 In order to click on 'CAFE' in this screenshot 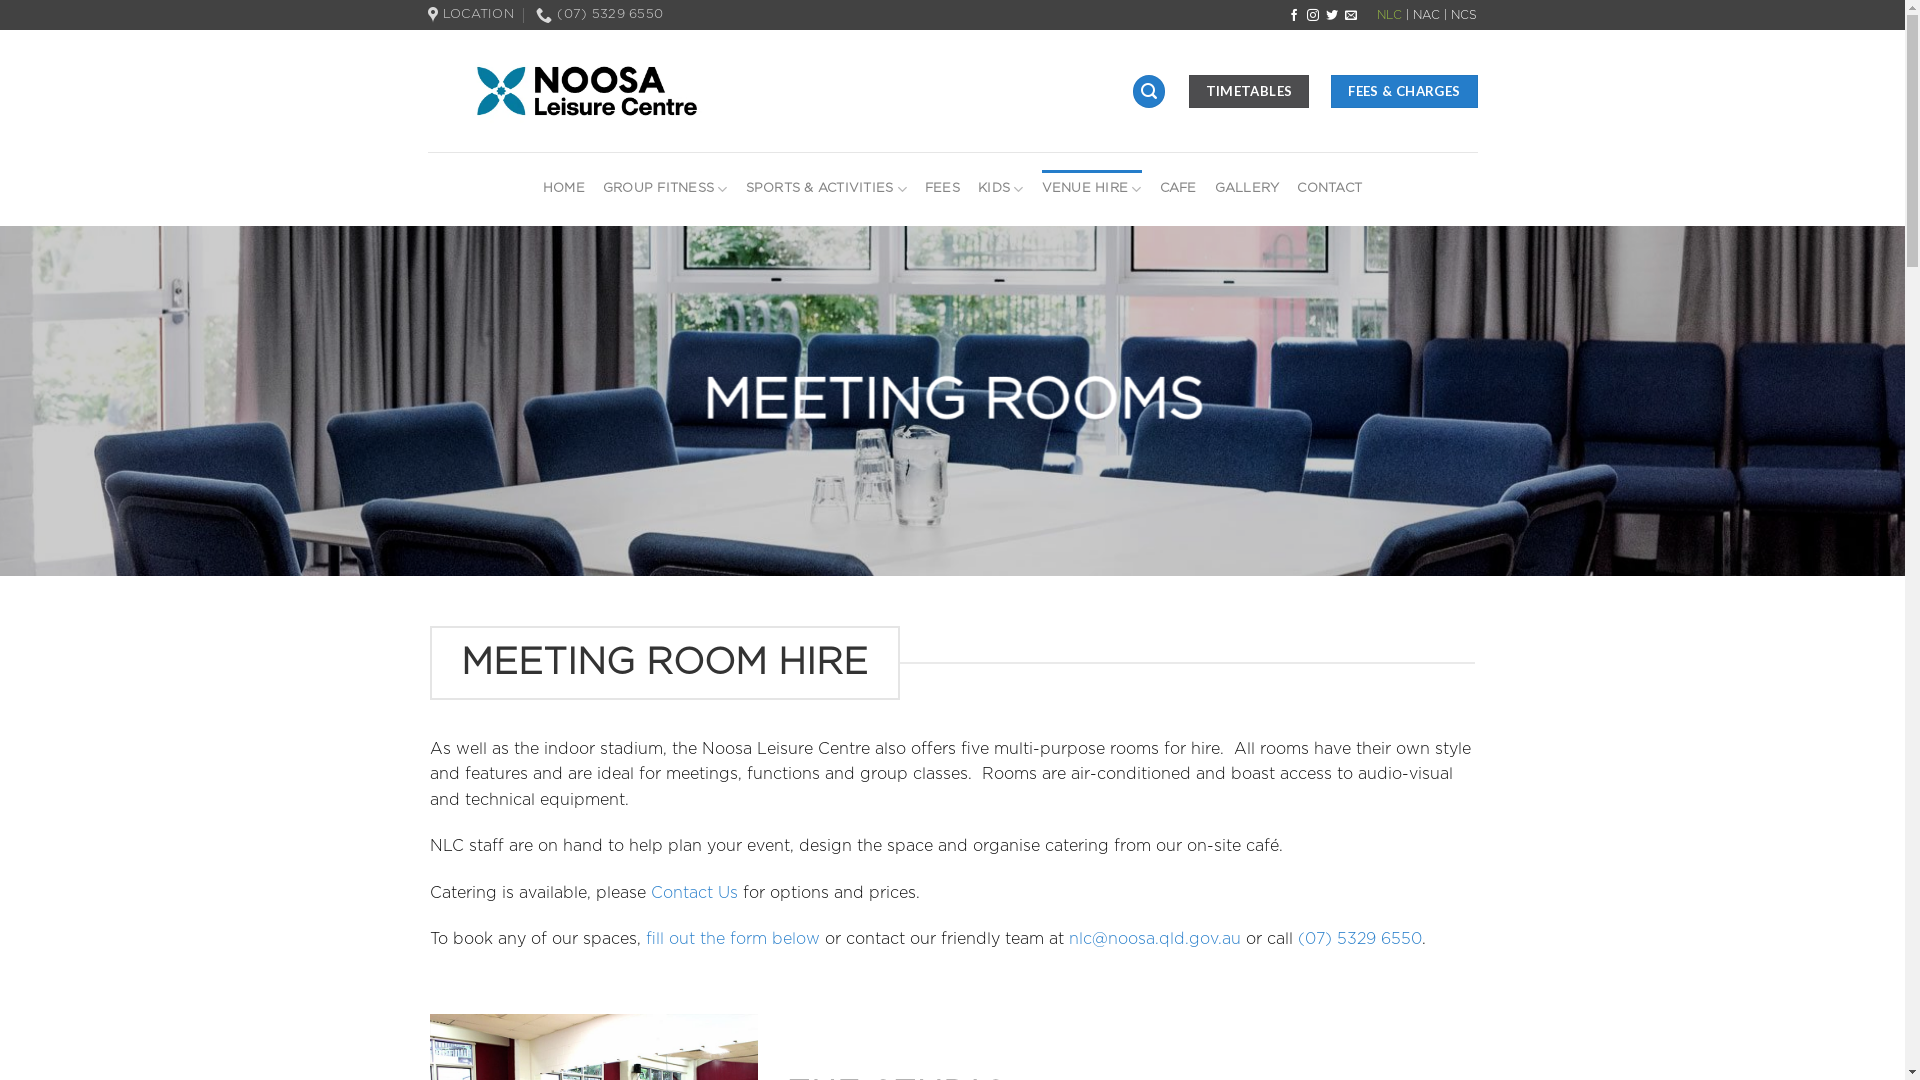, I will do `click(1178, 189)`.